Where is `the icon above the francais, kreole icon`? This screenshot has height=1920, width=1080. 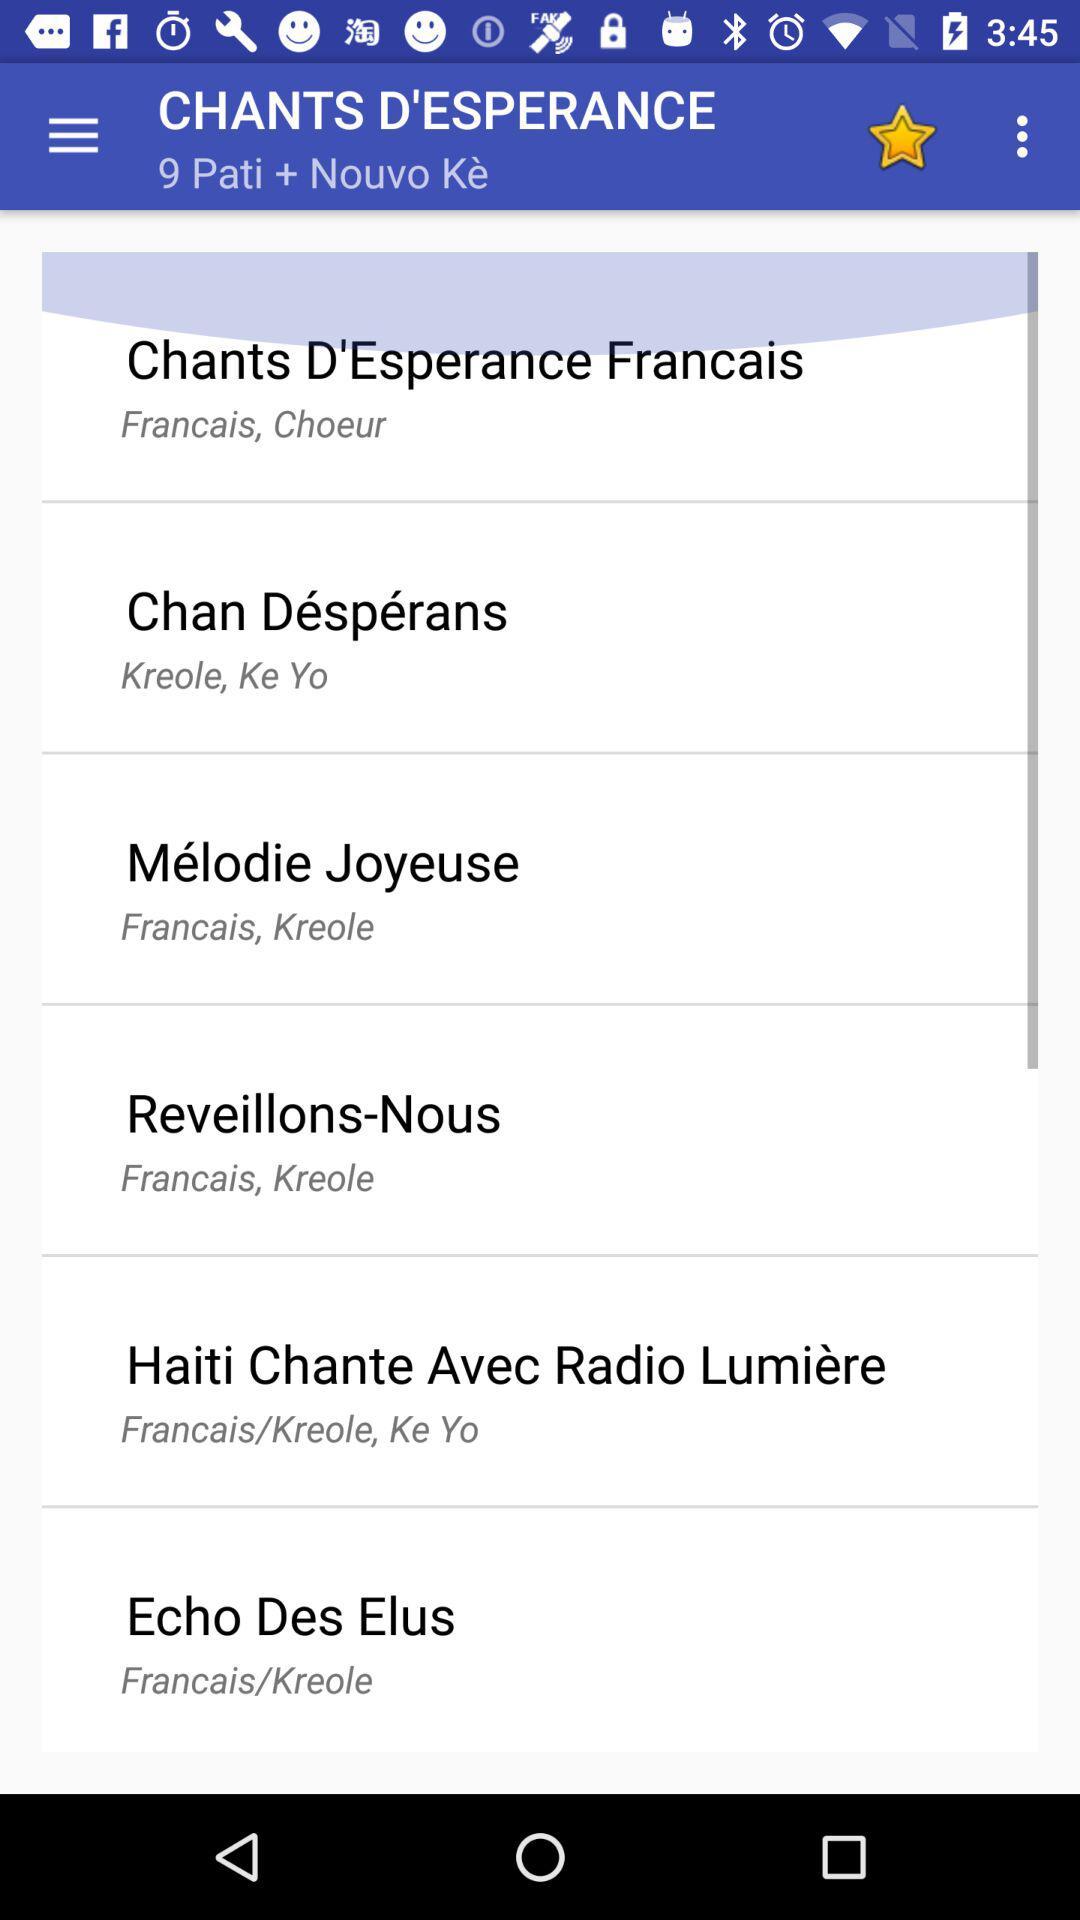 the icon above the francais, kreole icon is located at coordinates (321, 860).